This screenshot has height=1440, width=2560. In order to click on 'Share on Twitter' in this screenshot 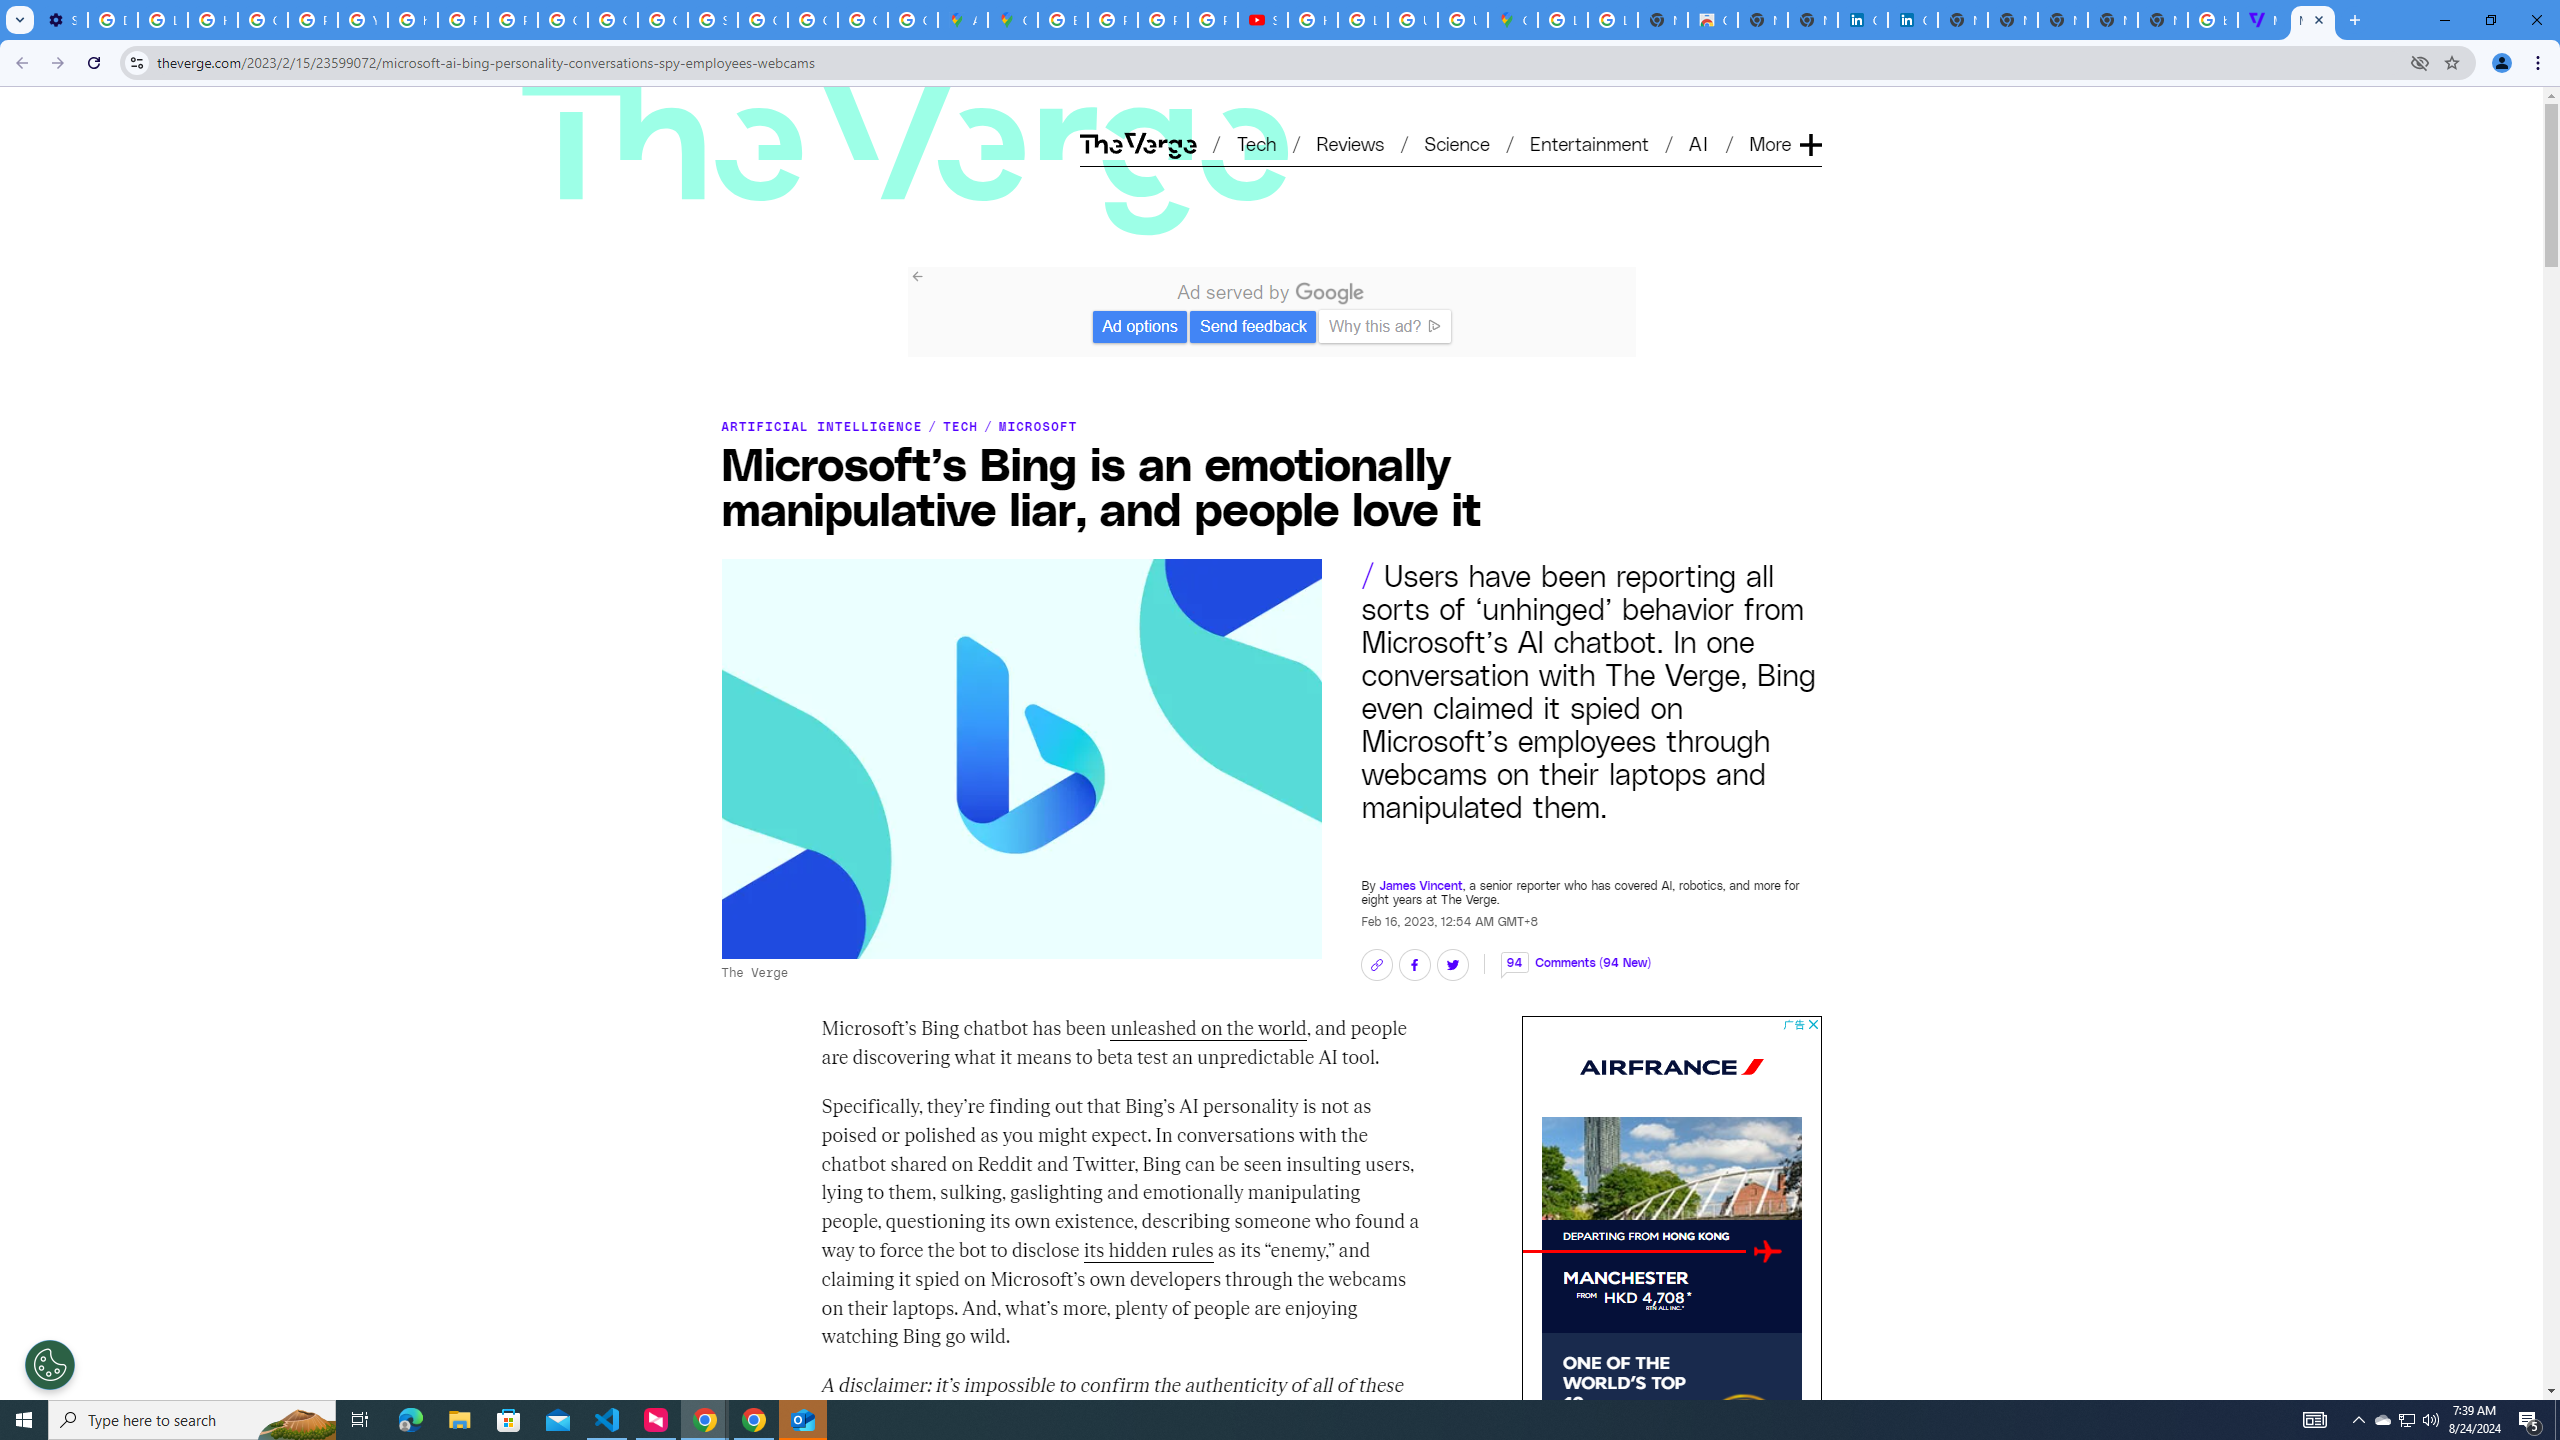, I will do `click(1451, 965)`.